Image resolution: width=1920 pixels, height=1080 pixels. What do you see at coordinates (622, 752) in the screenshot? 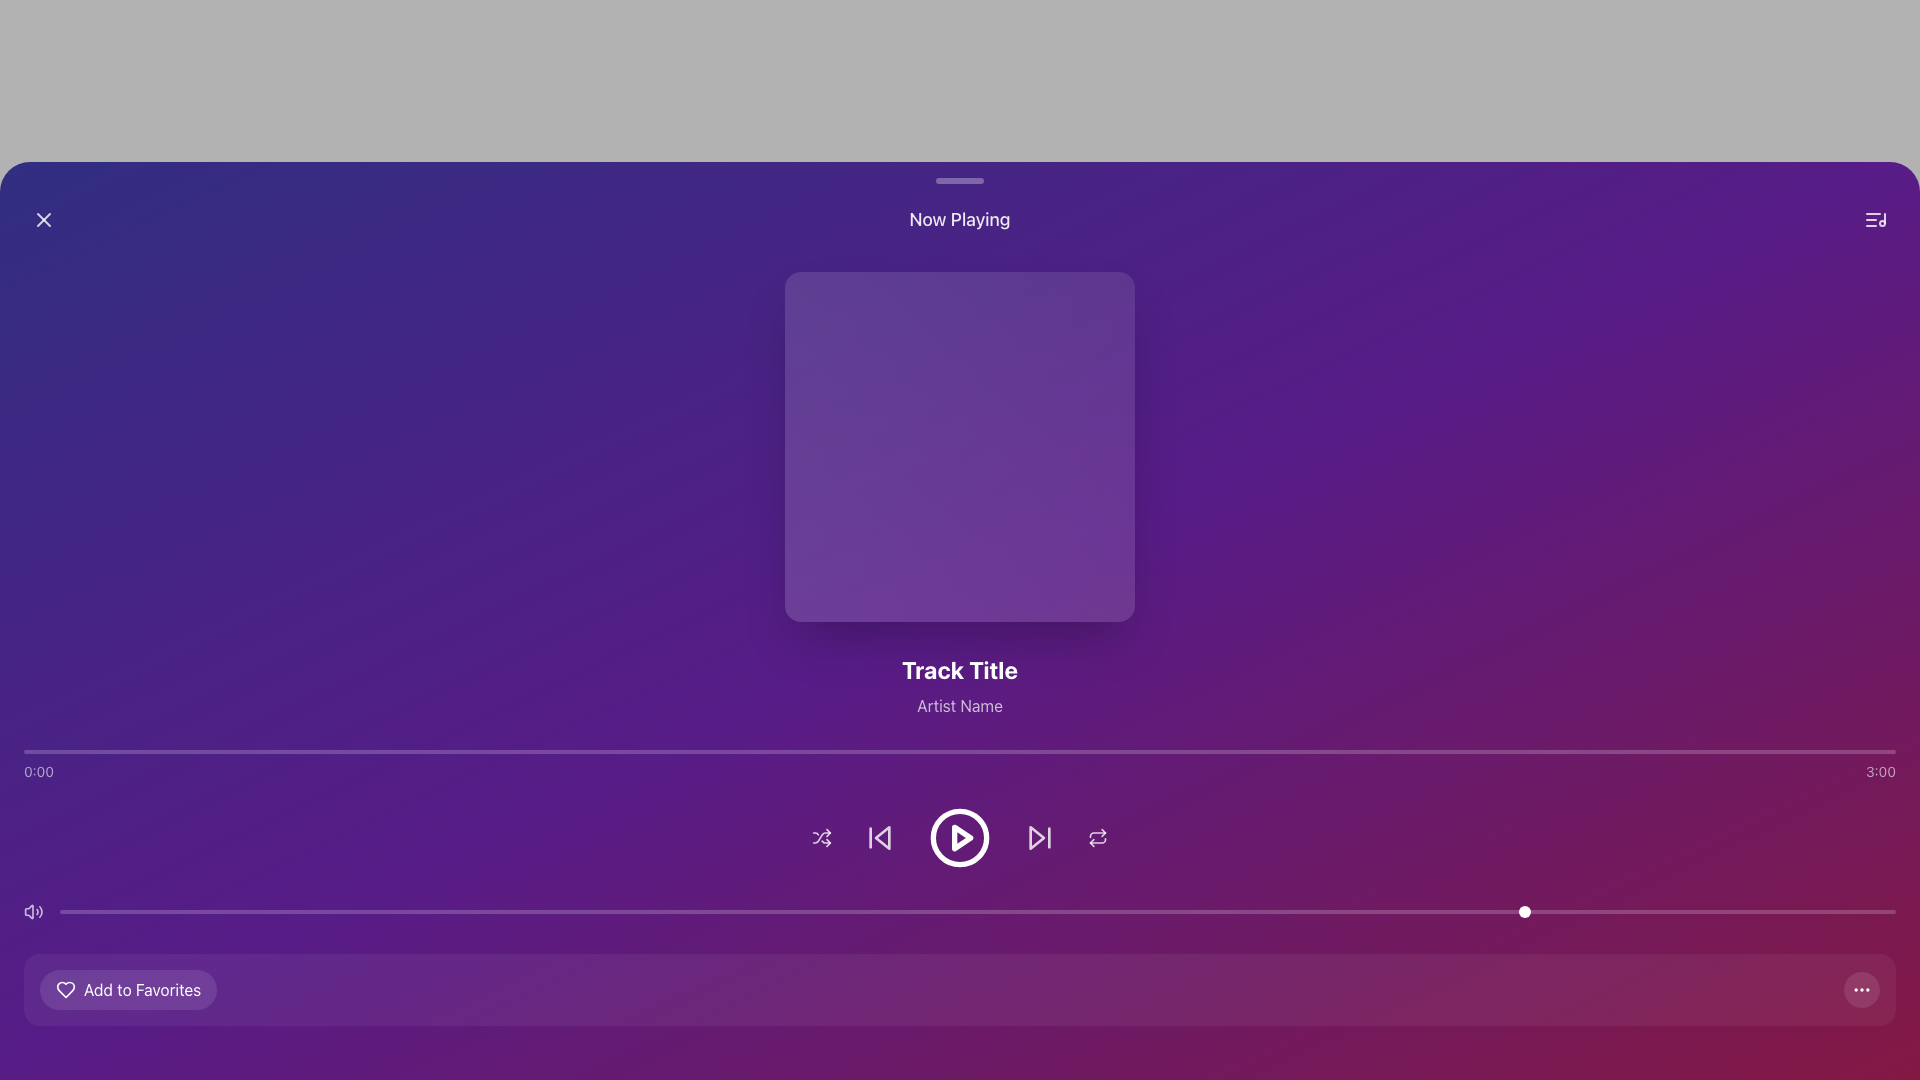
I see `the playback progress` at bounding box center [622, 752].